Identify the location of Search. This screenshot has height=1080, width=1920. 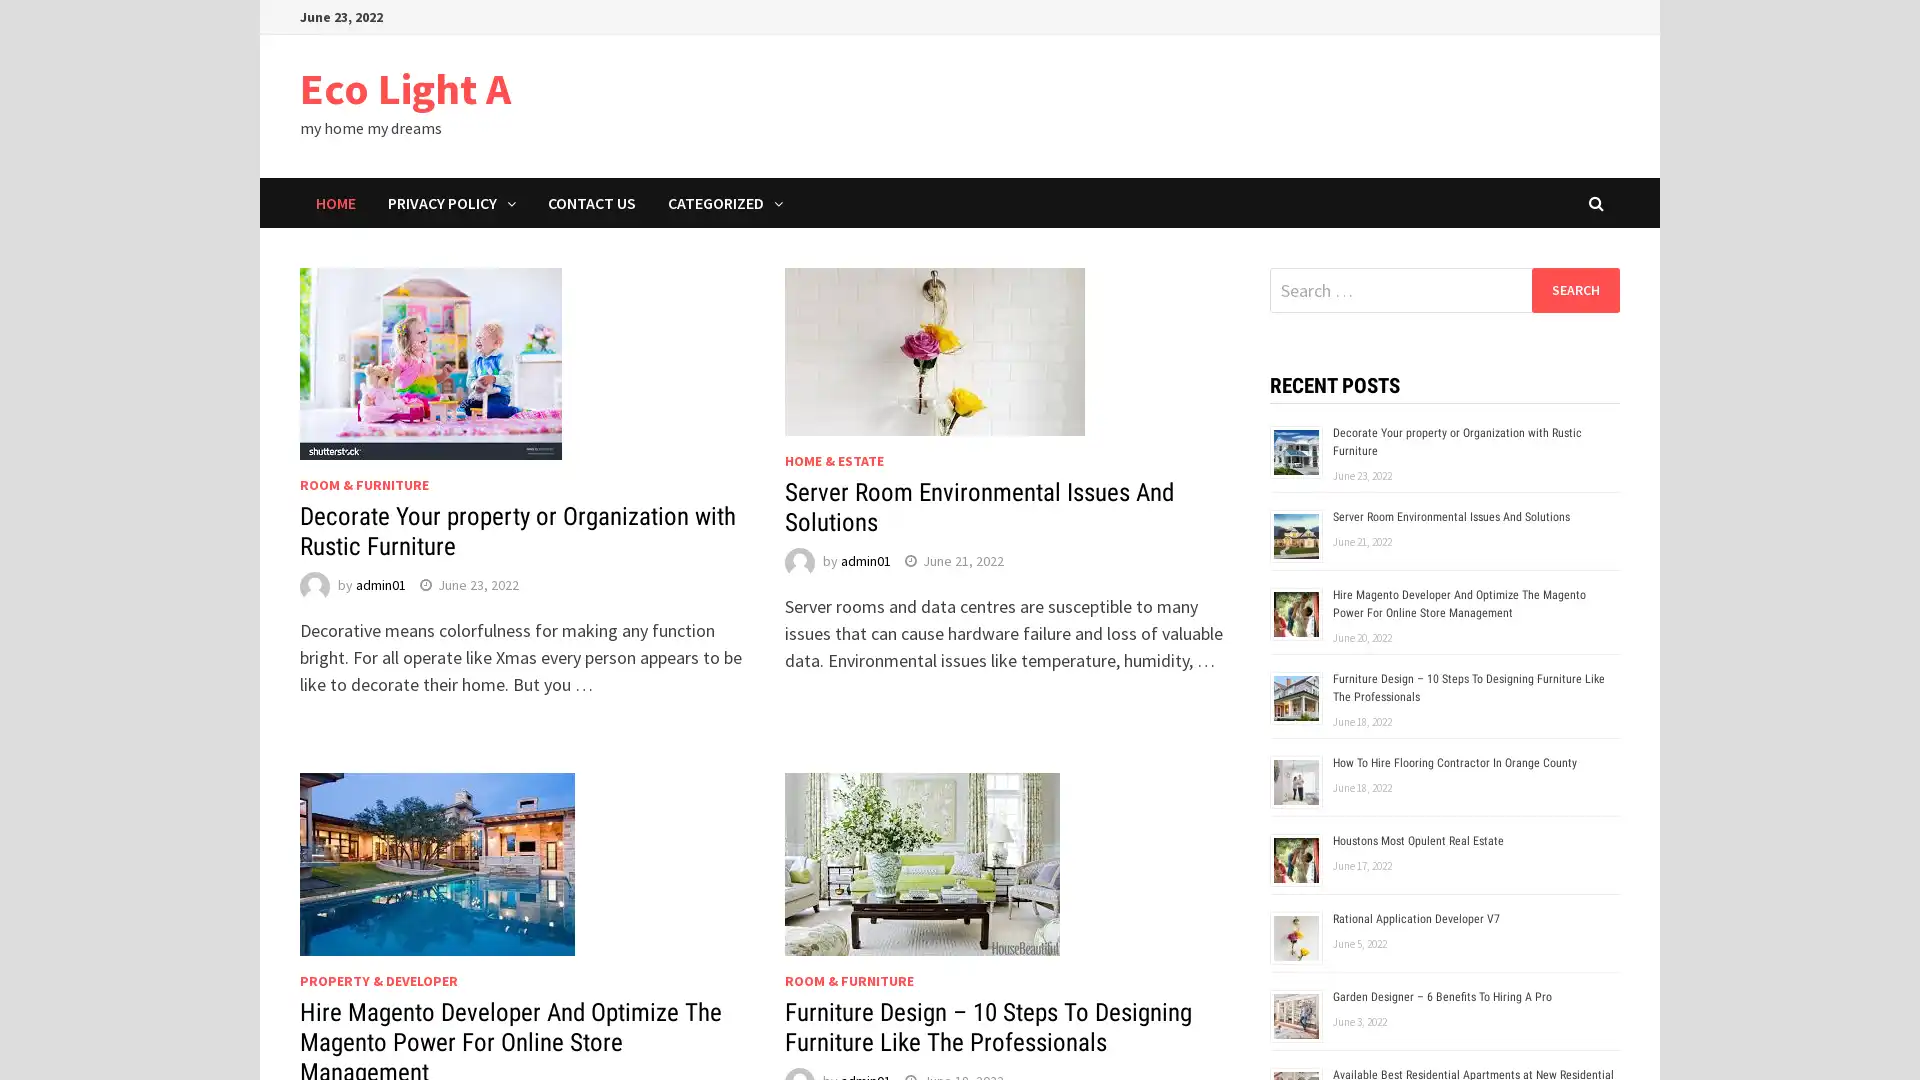
(1574, 289).